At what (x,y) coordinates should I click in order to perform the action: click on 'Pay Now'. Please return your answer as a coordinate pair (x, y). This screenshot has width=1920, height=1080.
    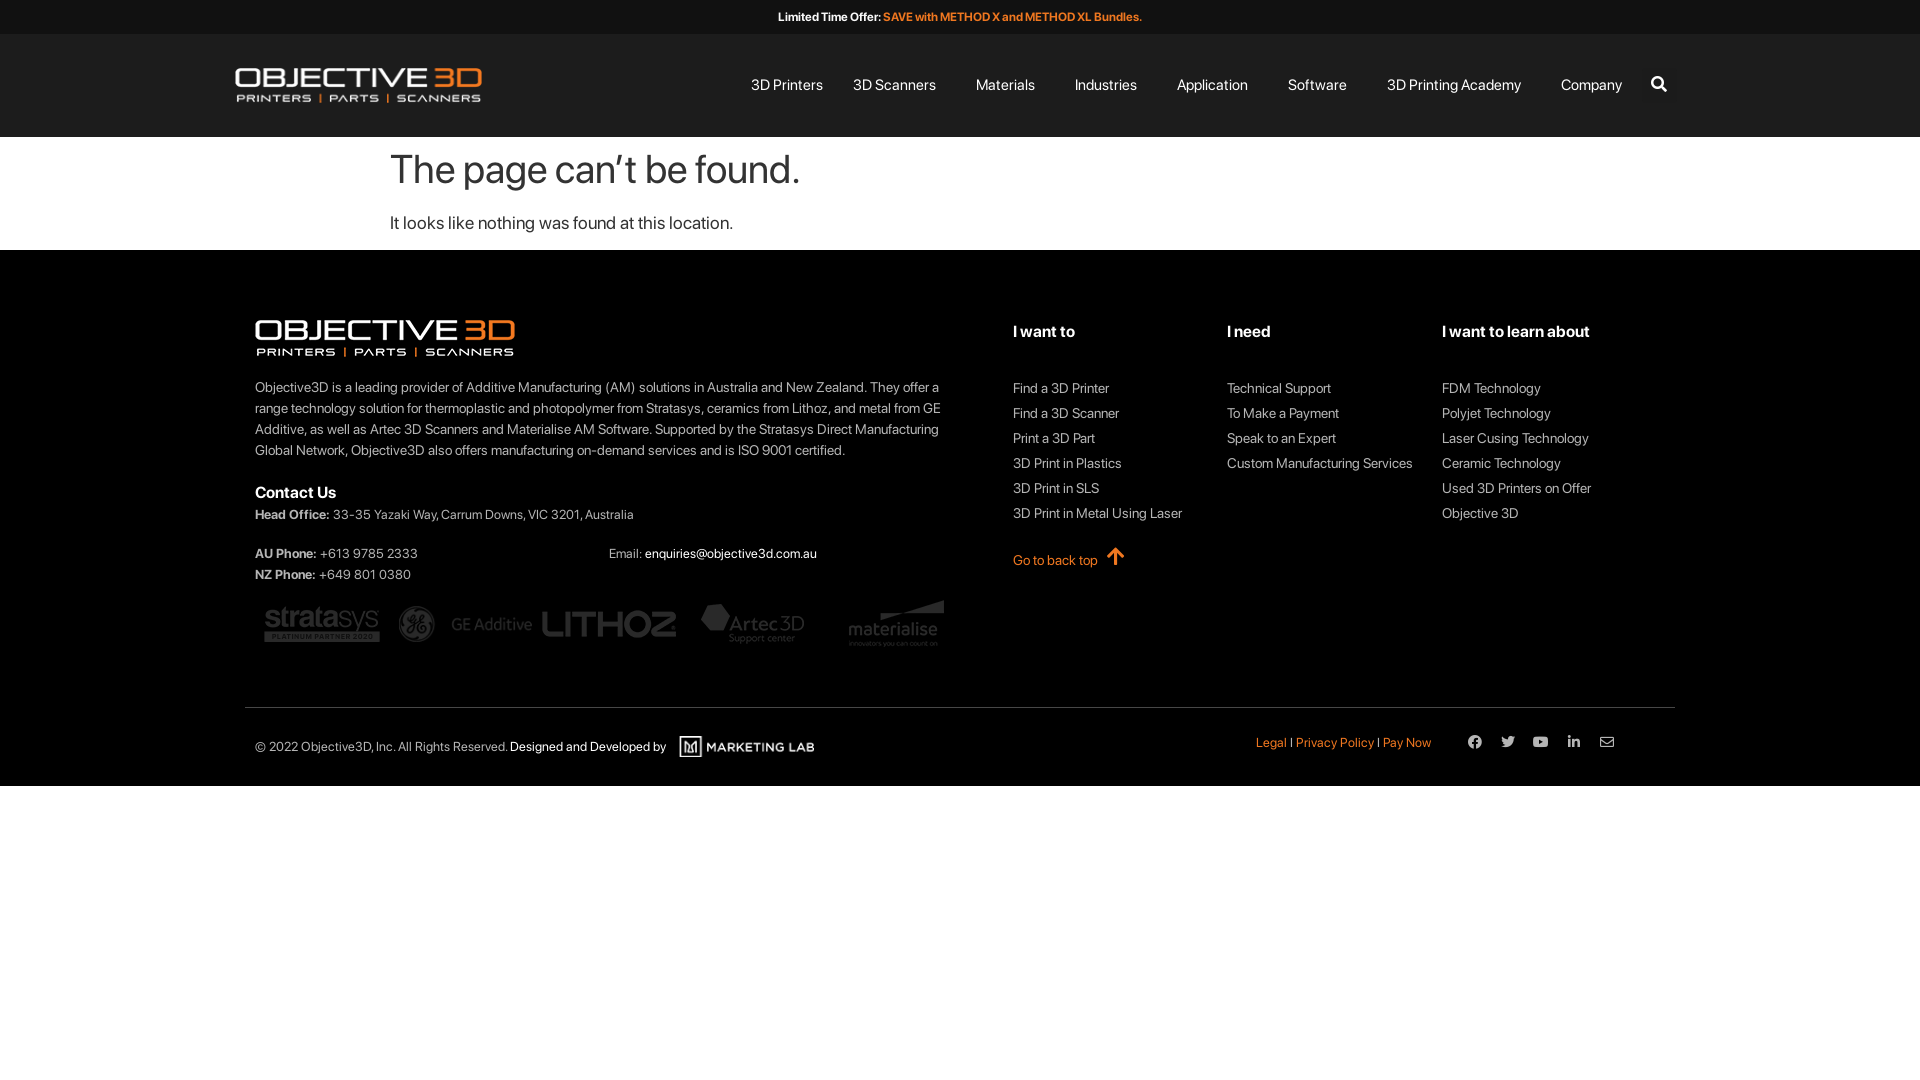
    Looking at the image, I should click on (1405, 742).